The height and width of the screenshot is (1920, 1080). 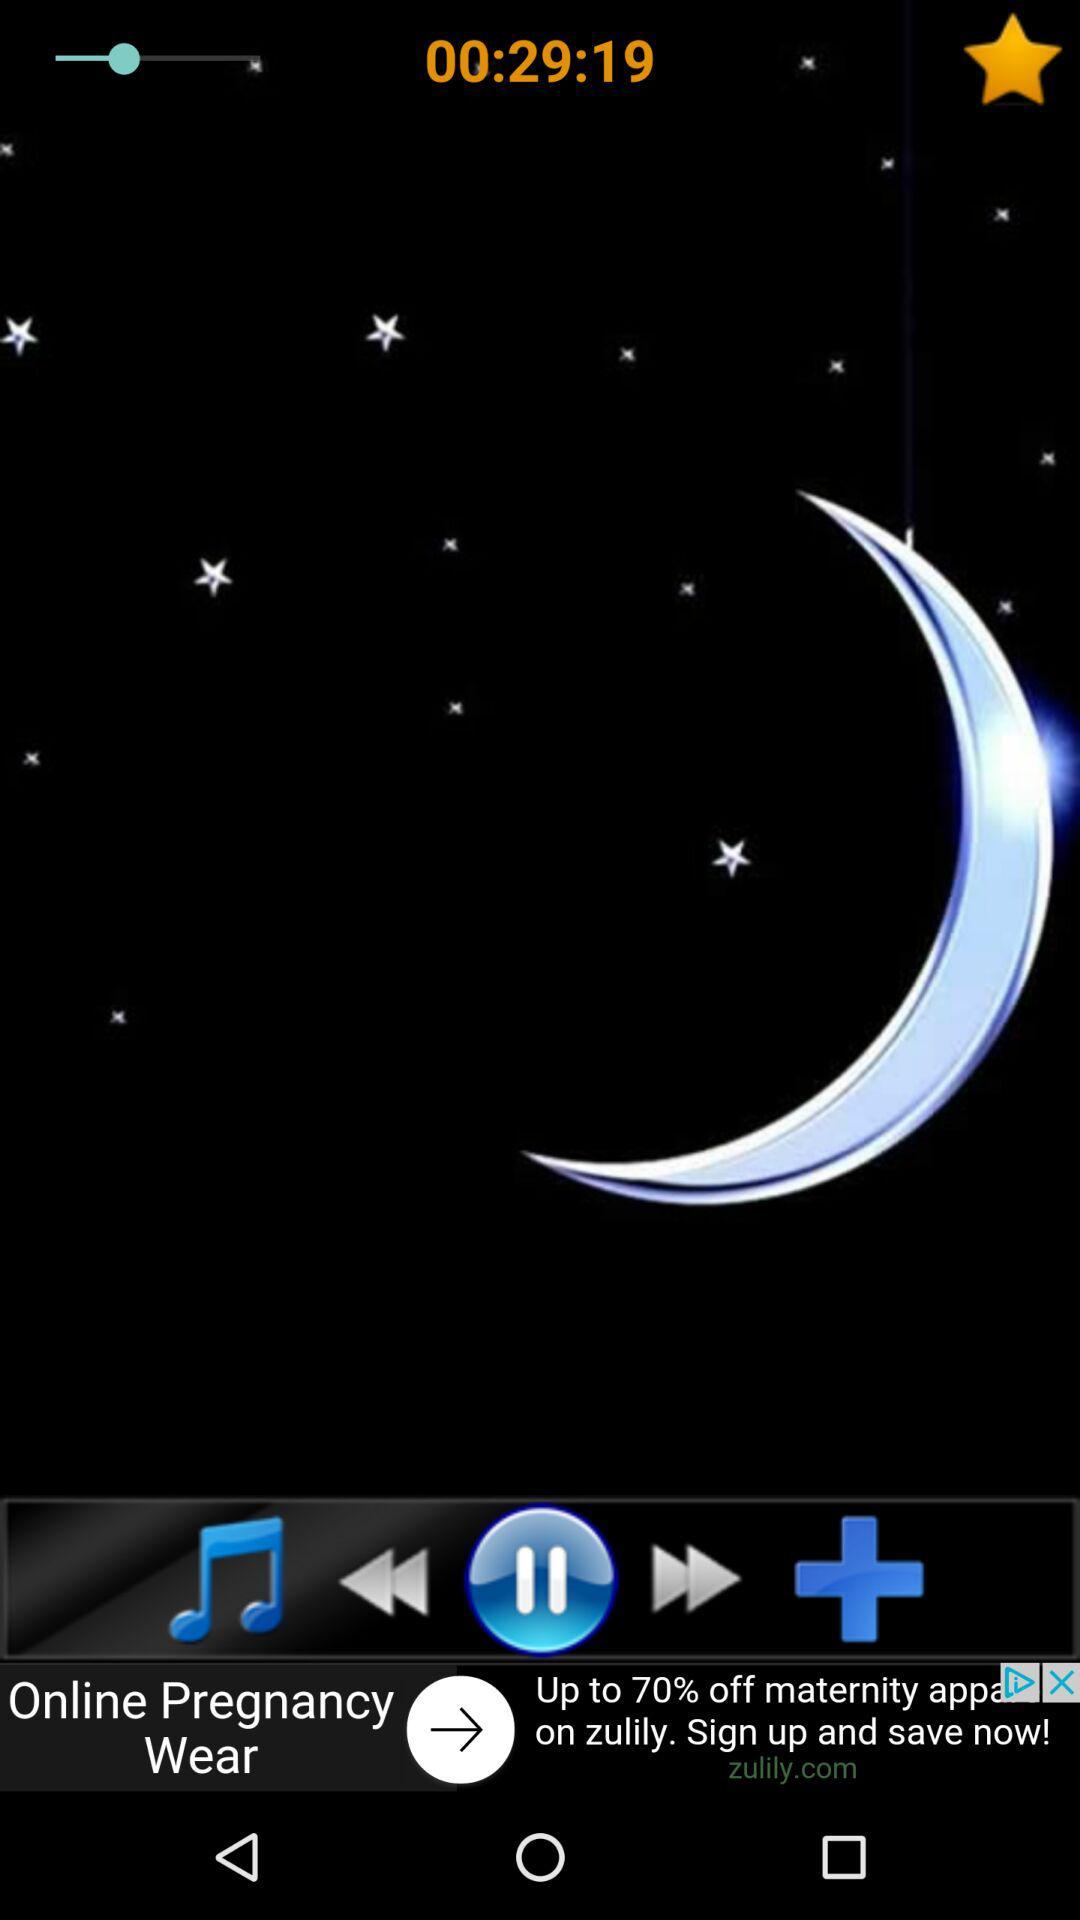 What do you see at coordinates (371, 1577) in the screenshot?
I see `previous song` at bounding box center [371, 1577].